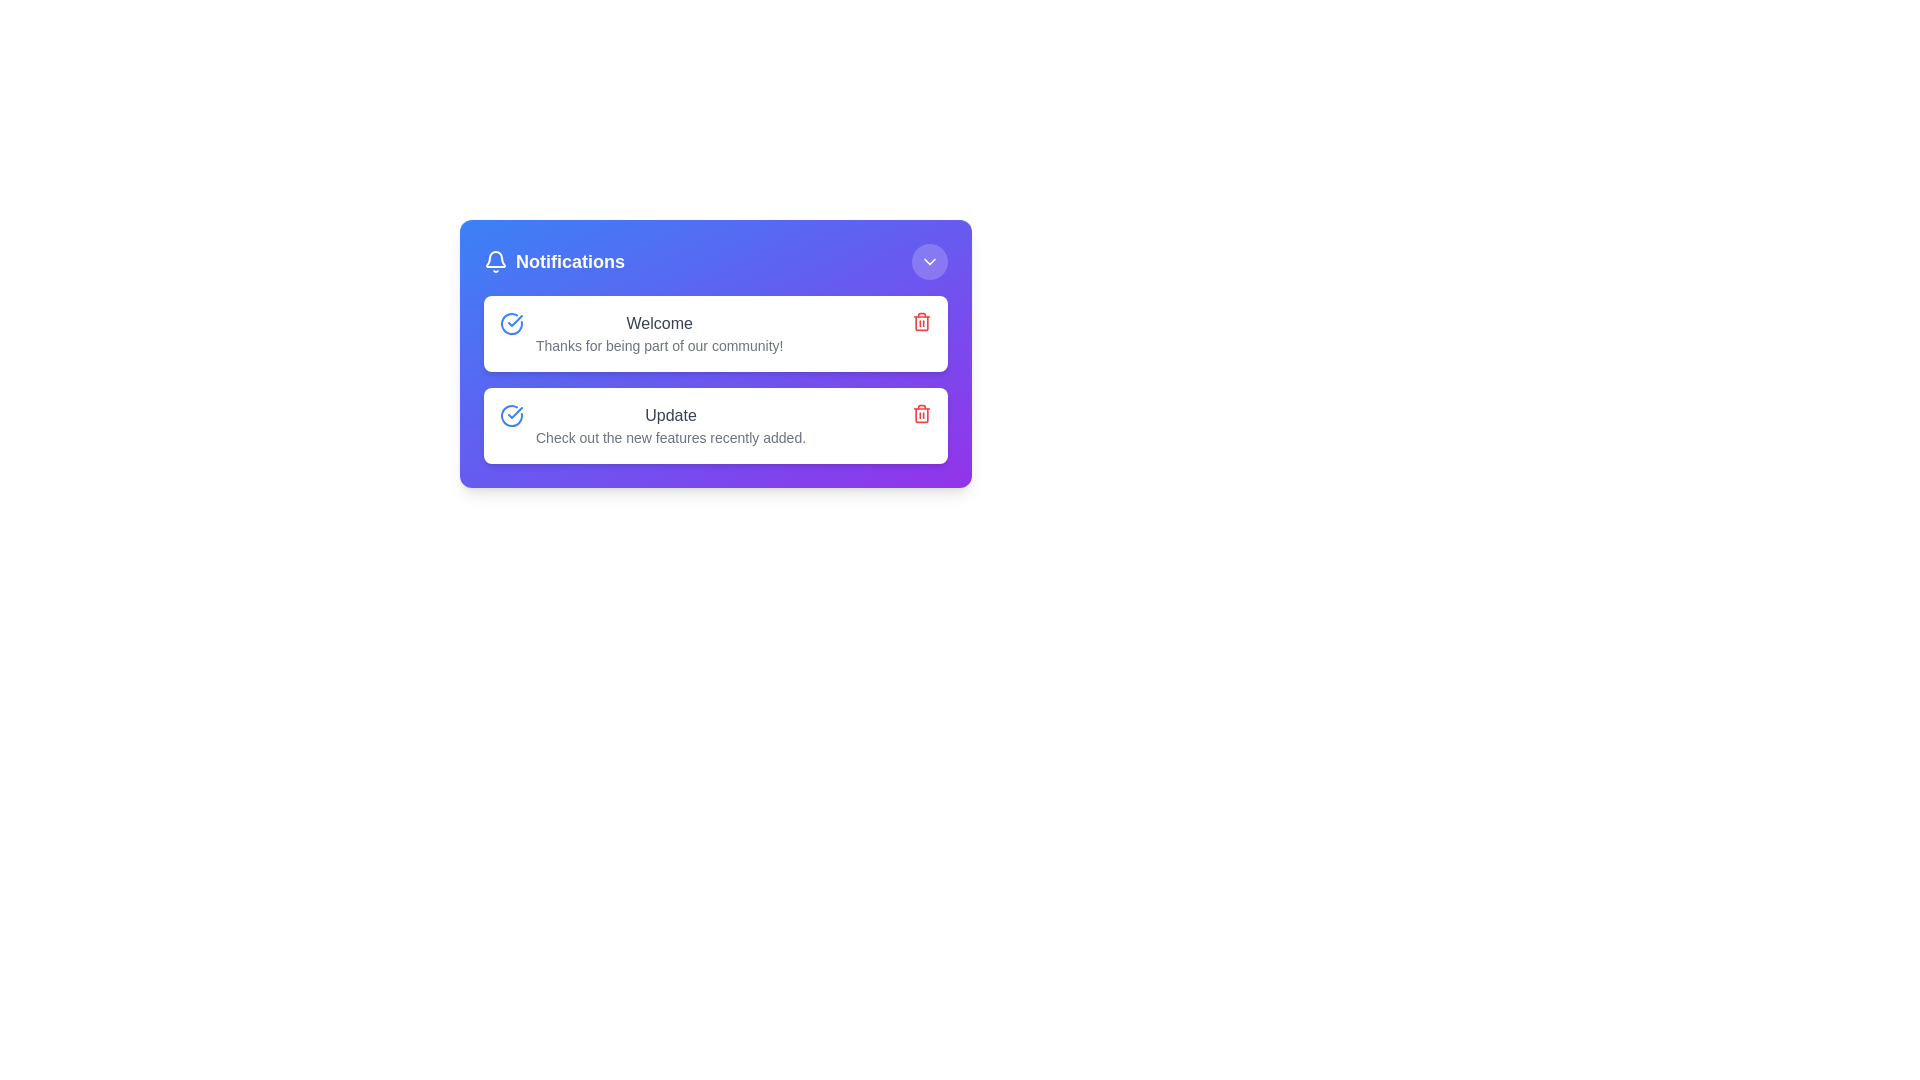  Describe the element at coordinates (659, 323) in the screenshot. I see `the static text element displaying 'Welcome' in gray color, located in the notification card's top row, above the text 'Thanks for being part of our community!'` at that location.